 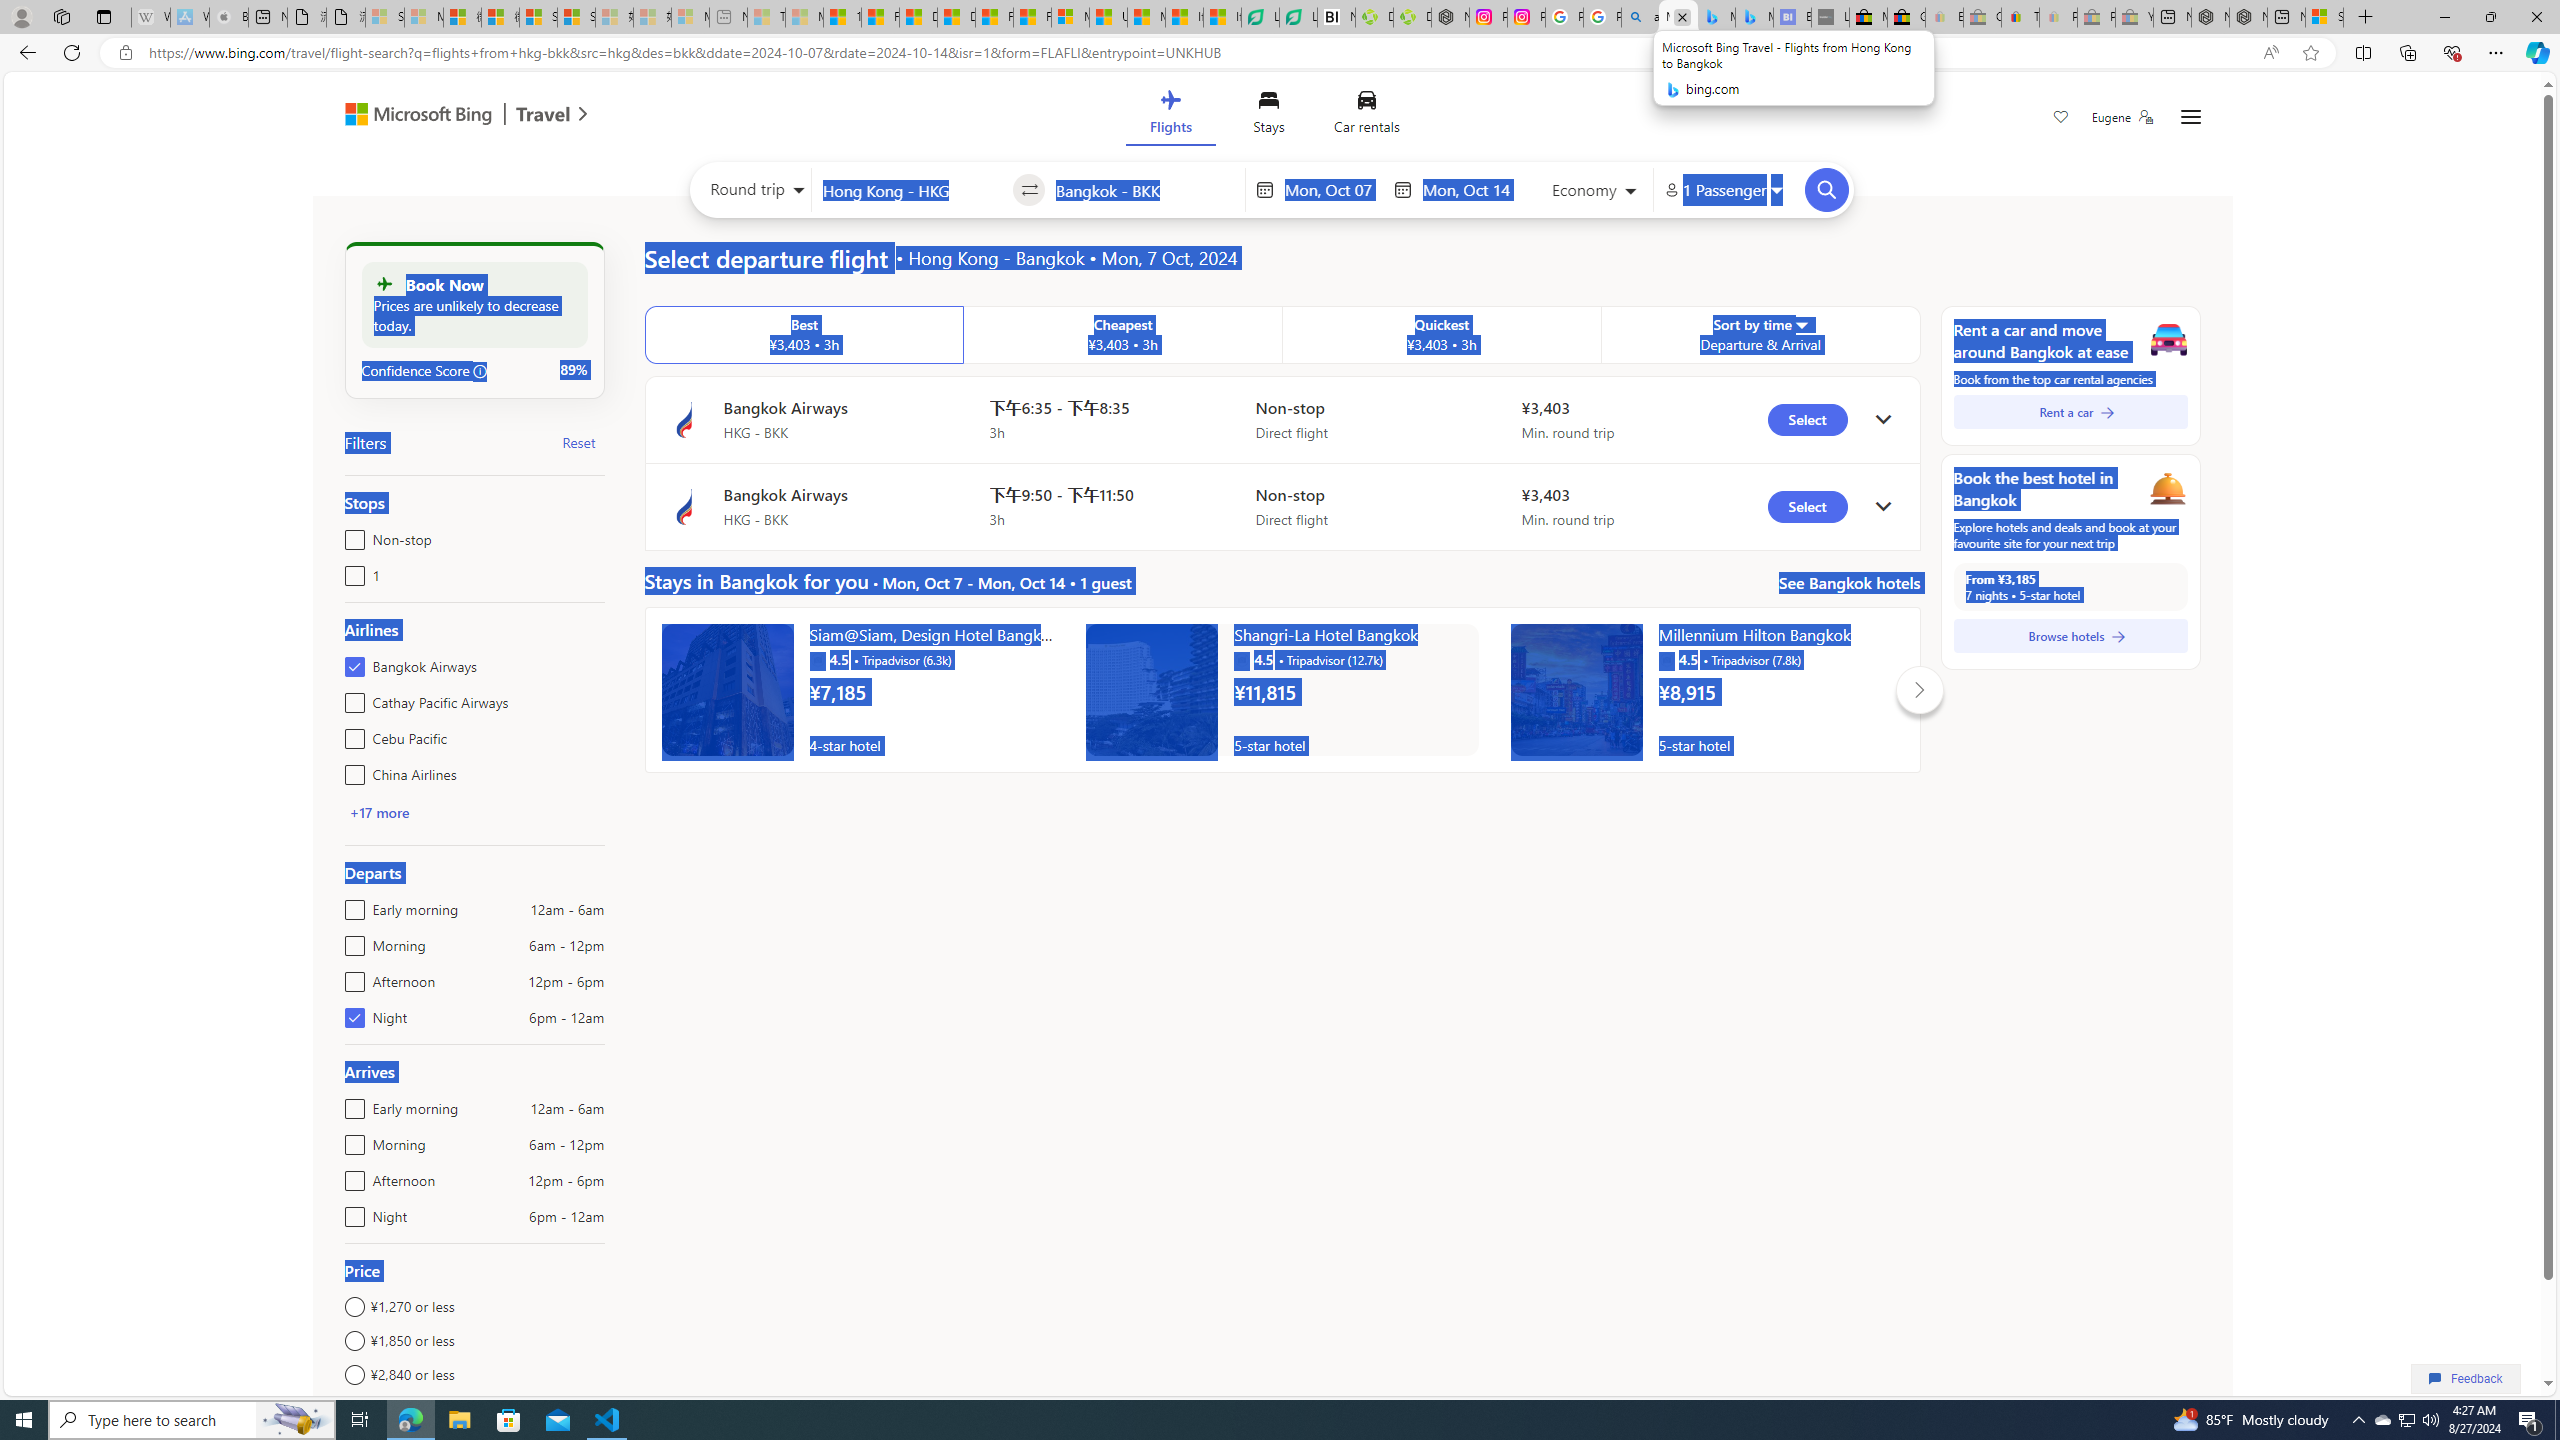 What do you see at coordinates (412, 114) in the screenshot?
I see `'Class: msft-bing-logo msft-bing-logo-desktop'` at bounding box center [412, 114].